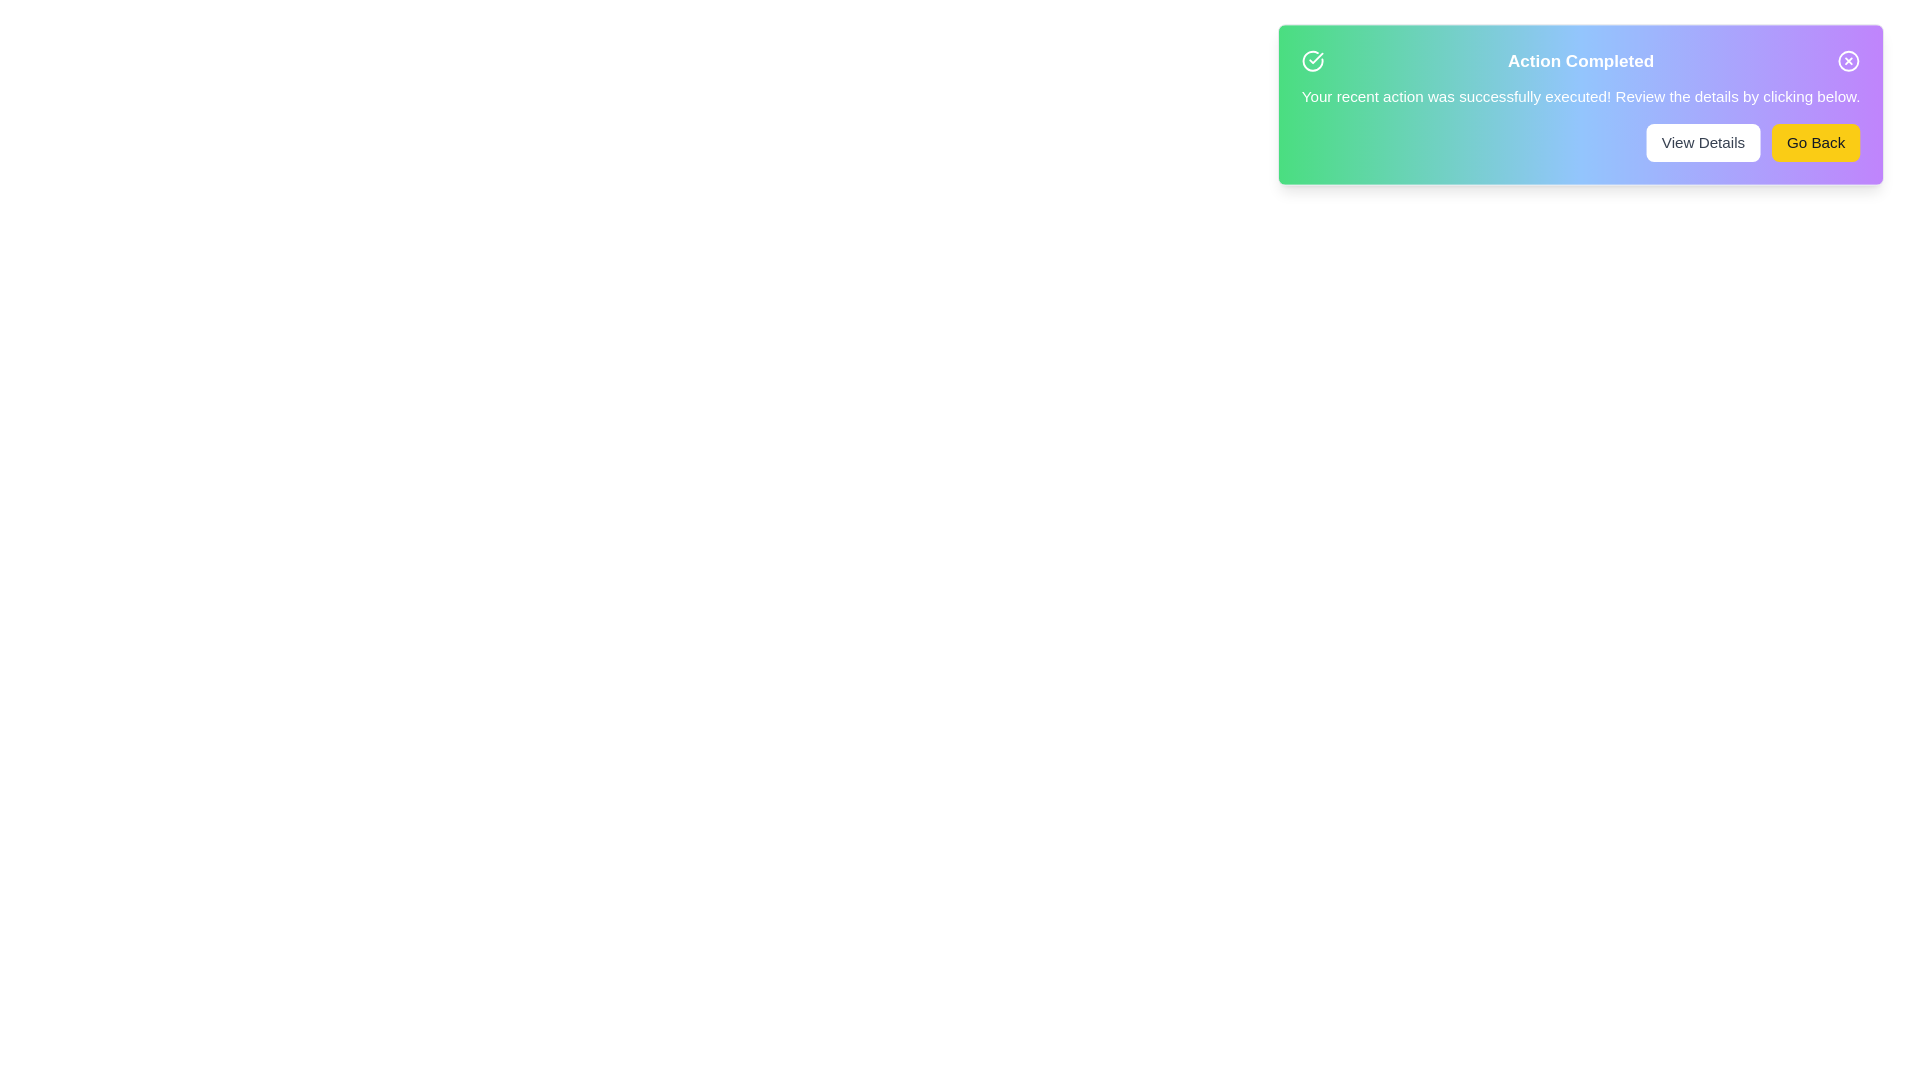  What do you see at coordinates (1702, 141) in the screenshot?
I see `the 'View Details' button to view the details` at bounding box center [1702, 141].